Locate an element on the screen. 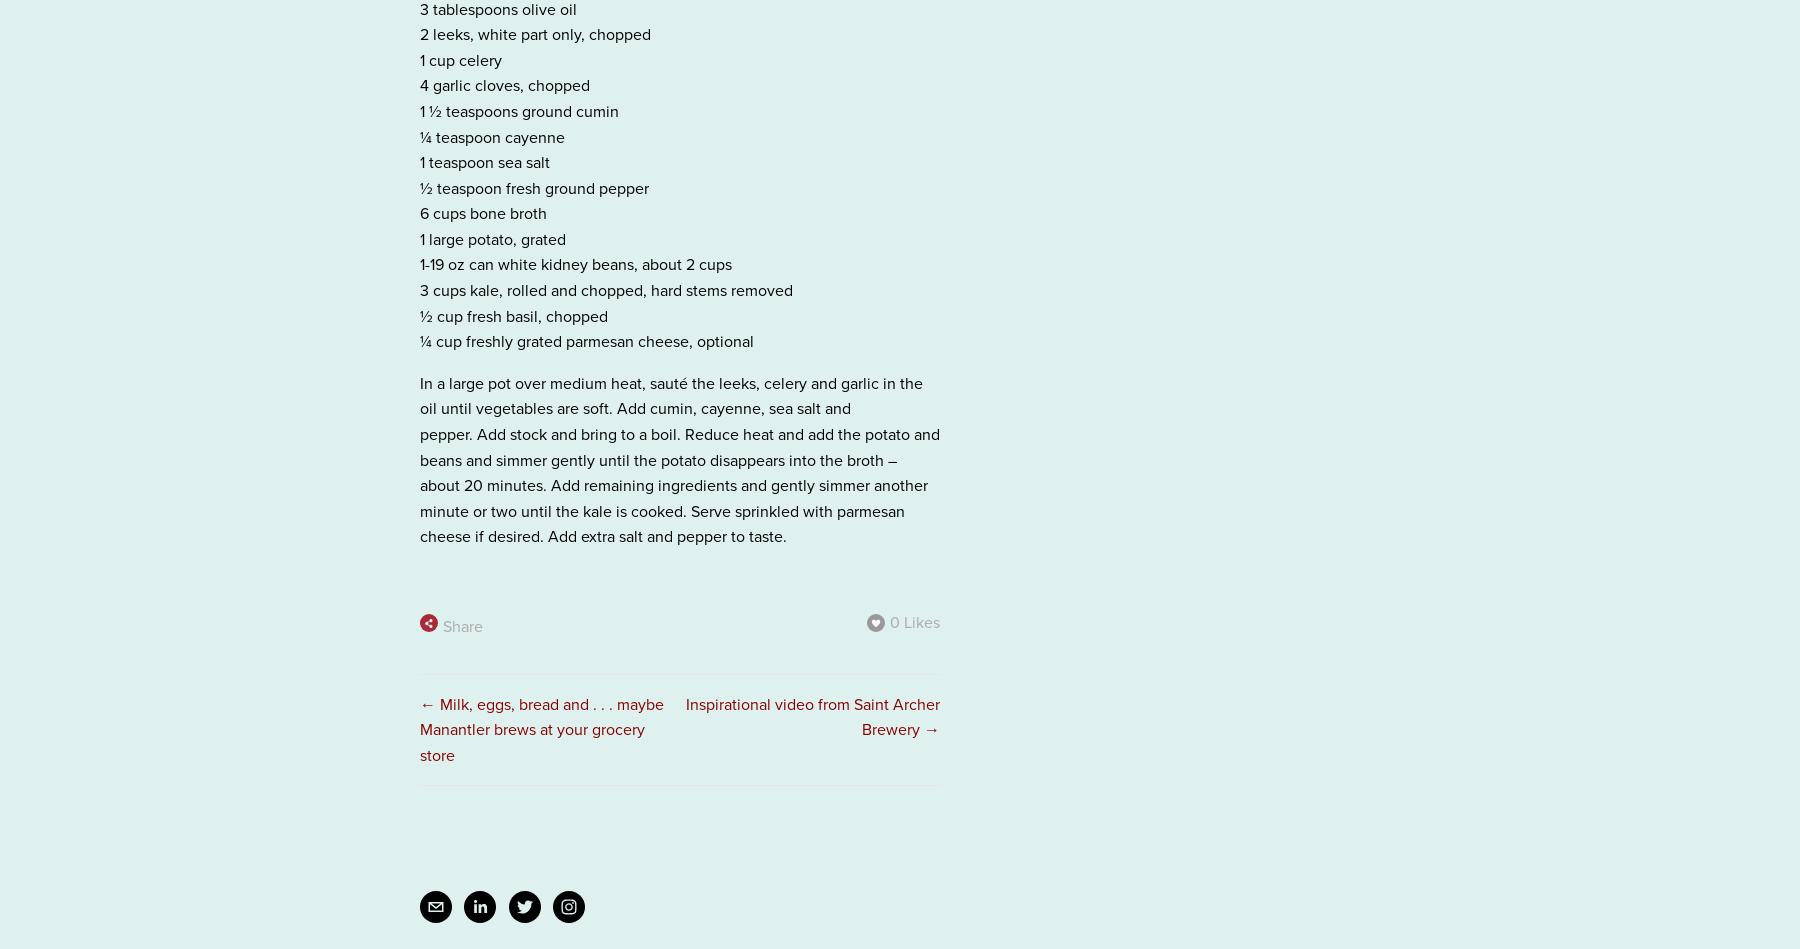 This screenshot has height=949, width=1800. '¼ cup freshly grated parmesan cheese, optional' is located at coordinates (586, 341).